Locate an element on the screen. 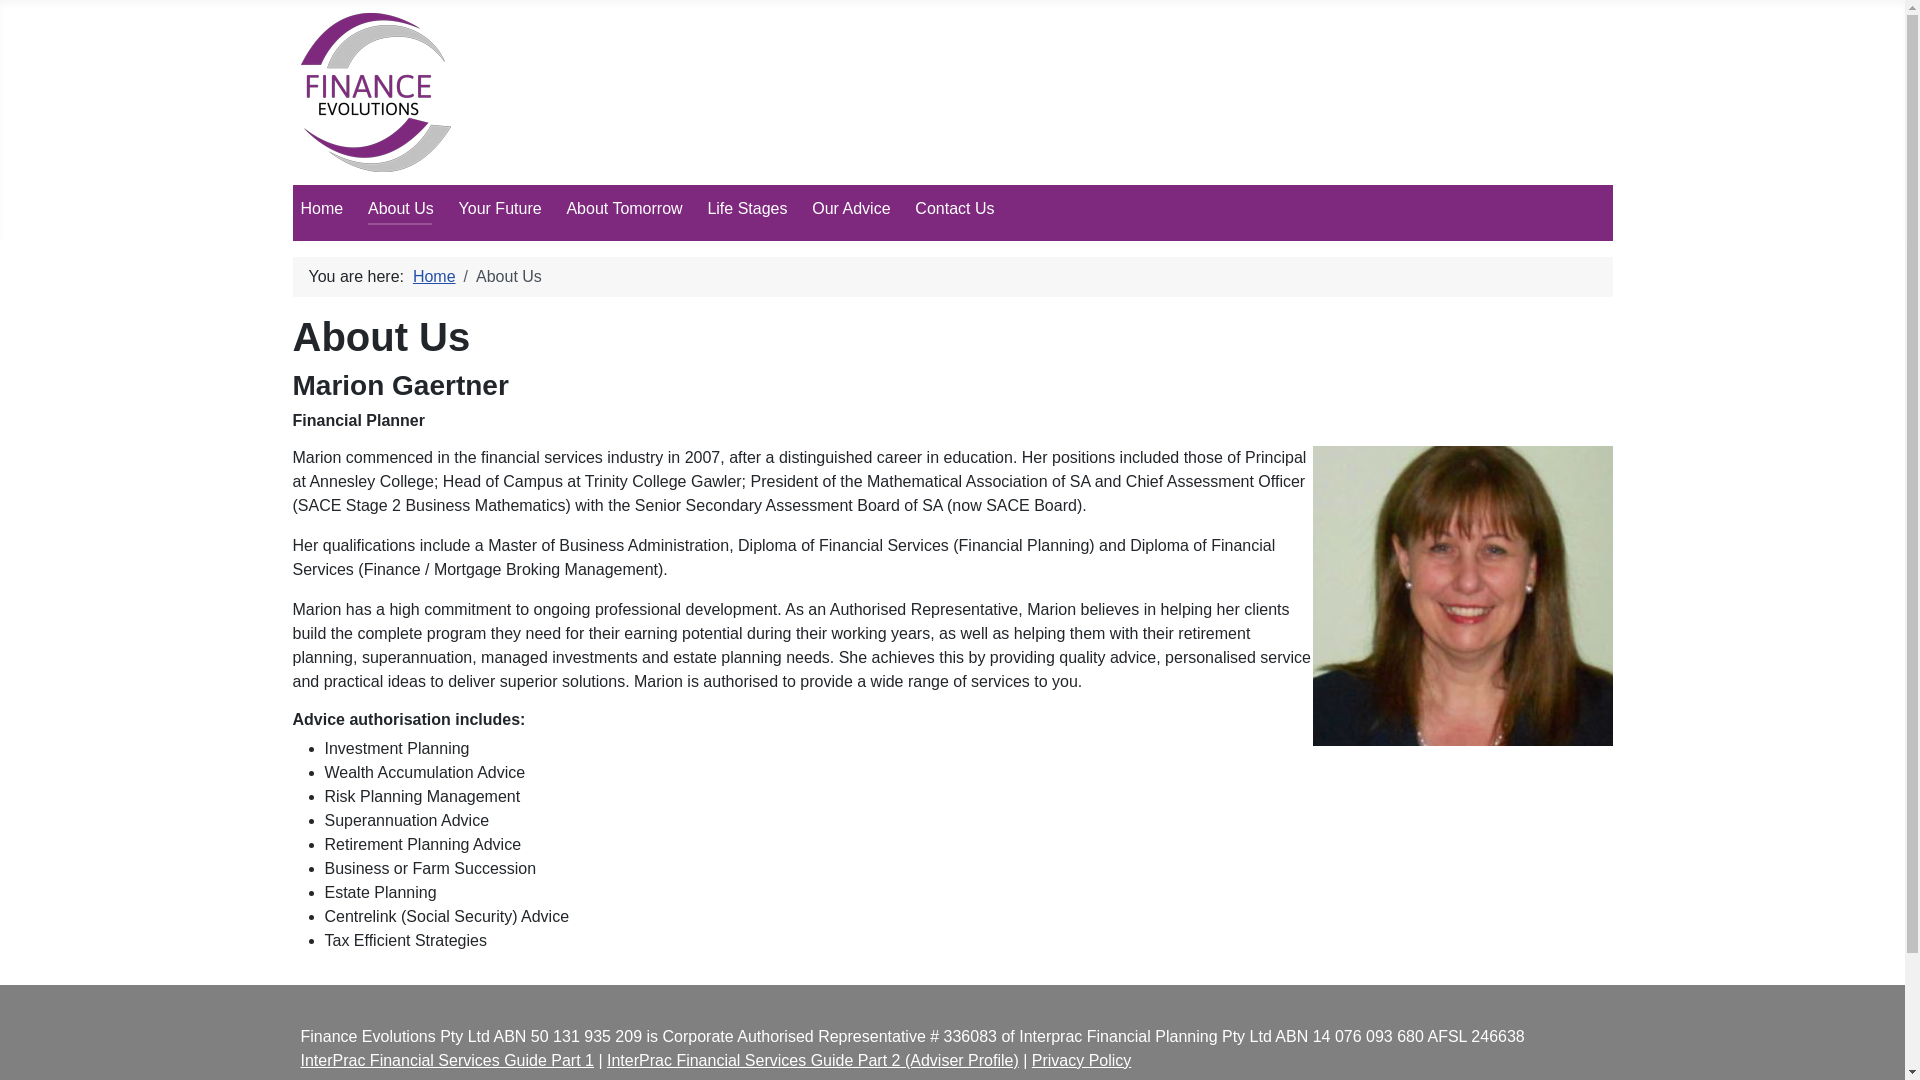 The image size is (1920, 1080). 'Life Stages' is located at coordinates (746, 208).